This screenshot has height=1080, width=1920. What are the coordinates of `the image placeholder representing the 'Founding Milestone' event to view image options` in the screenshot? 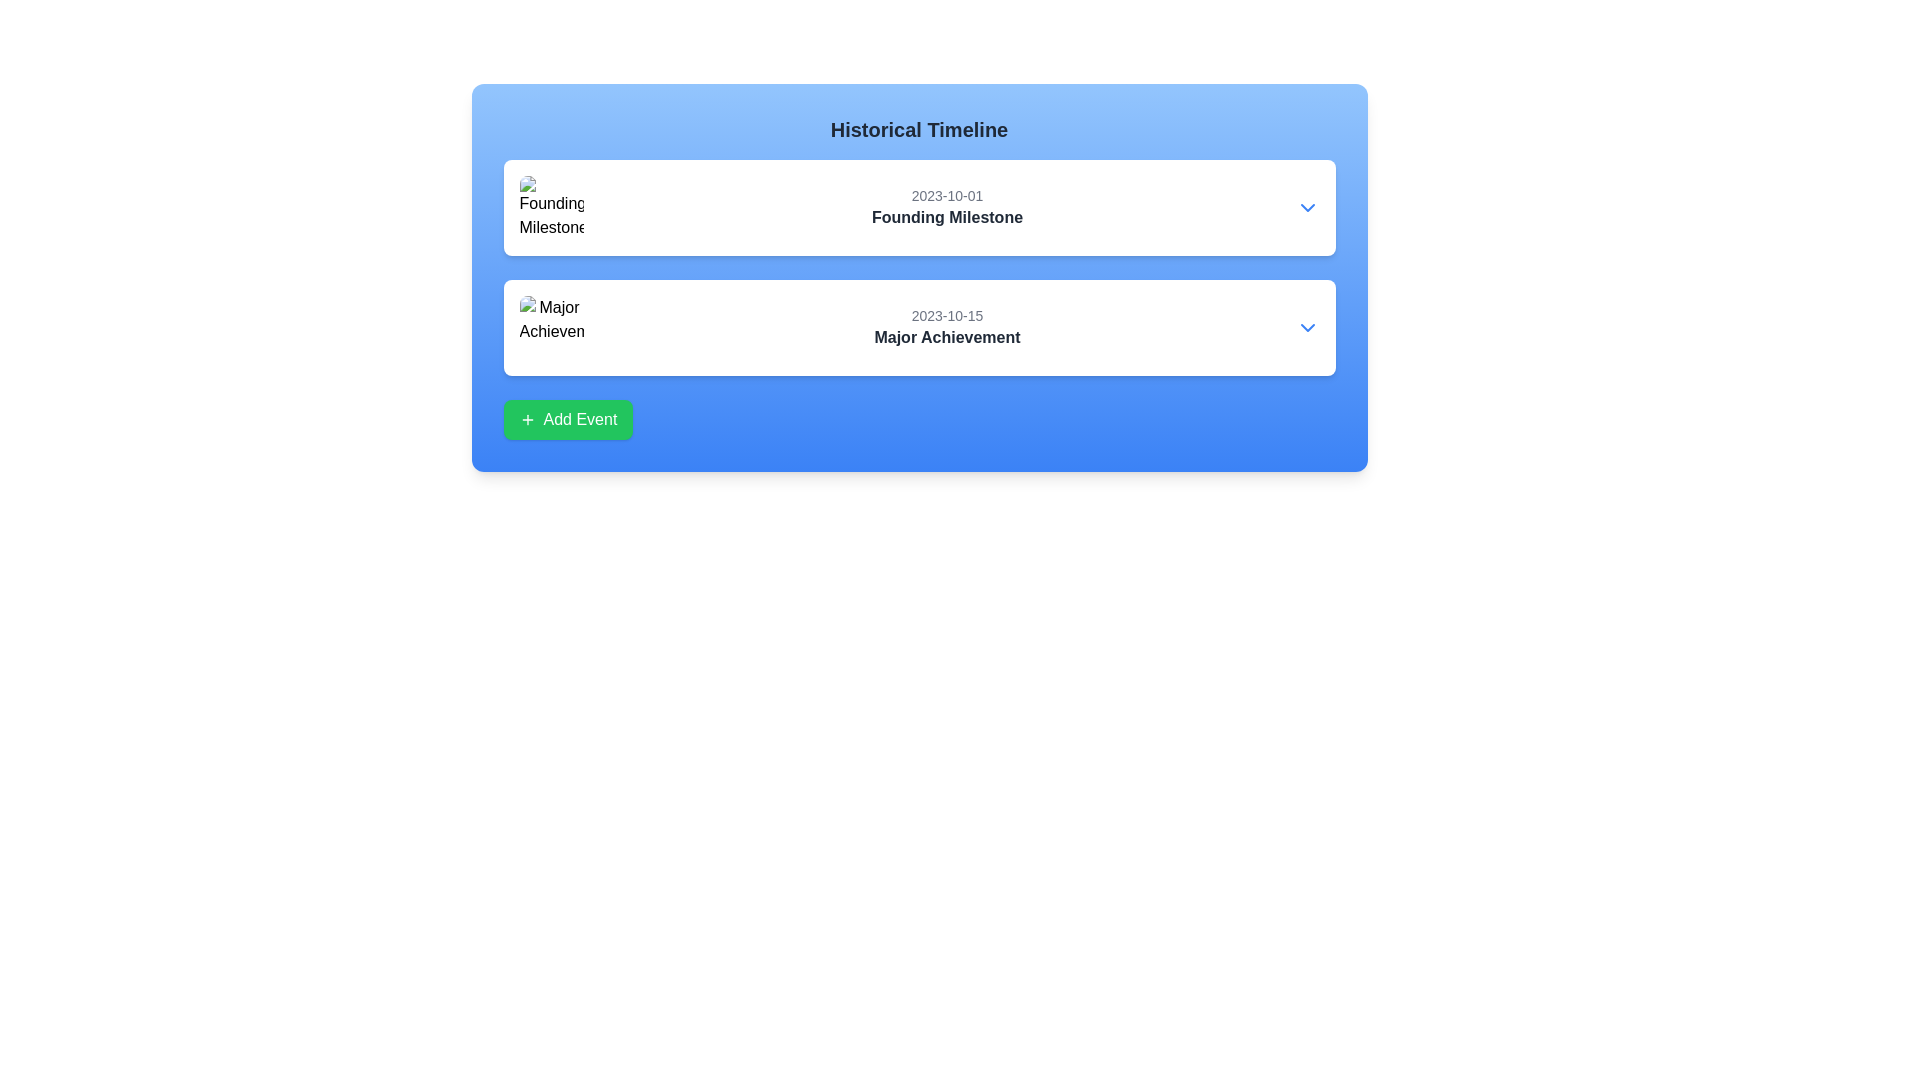 It's located at (551, 208).